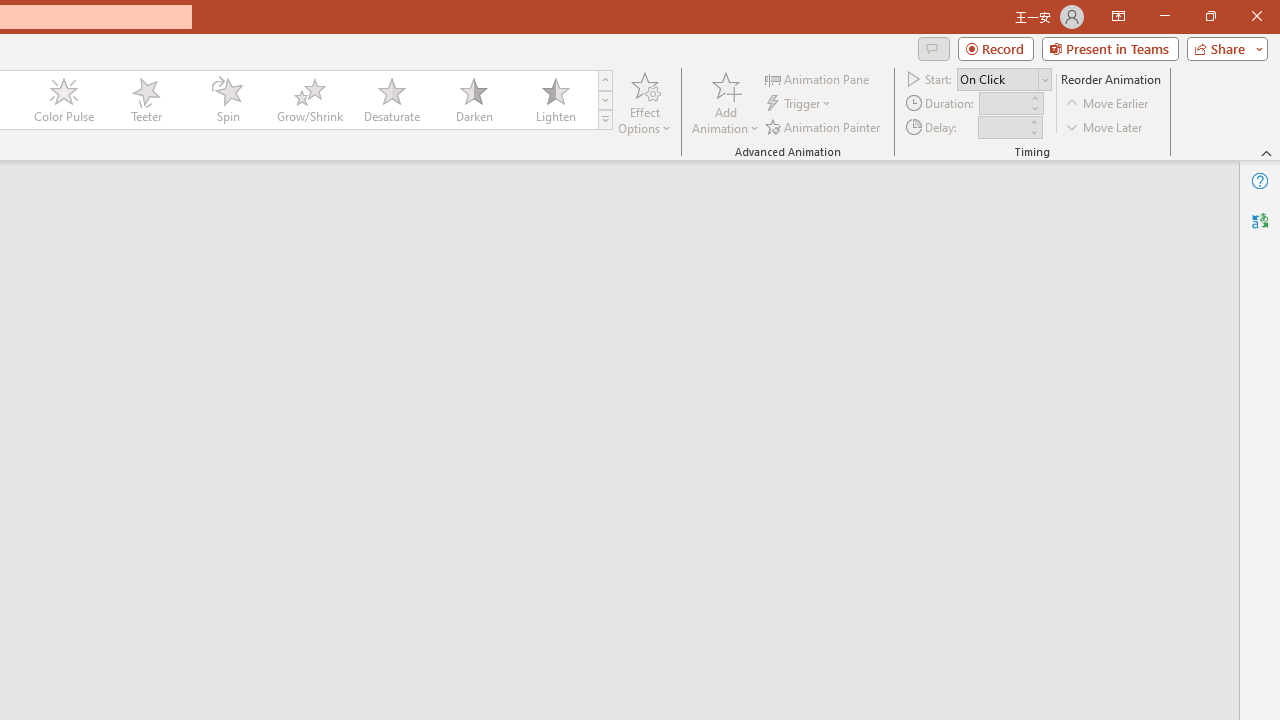 This screenshot has height=720, width=1280. I want to click on 'Animation Styles', so click(604, 120).